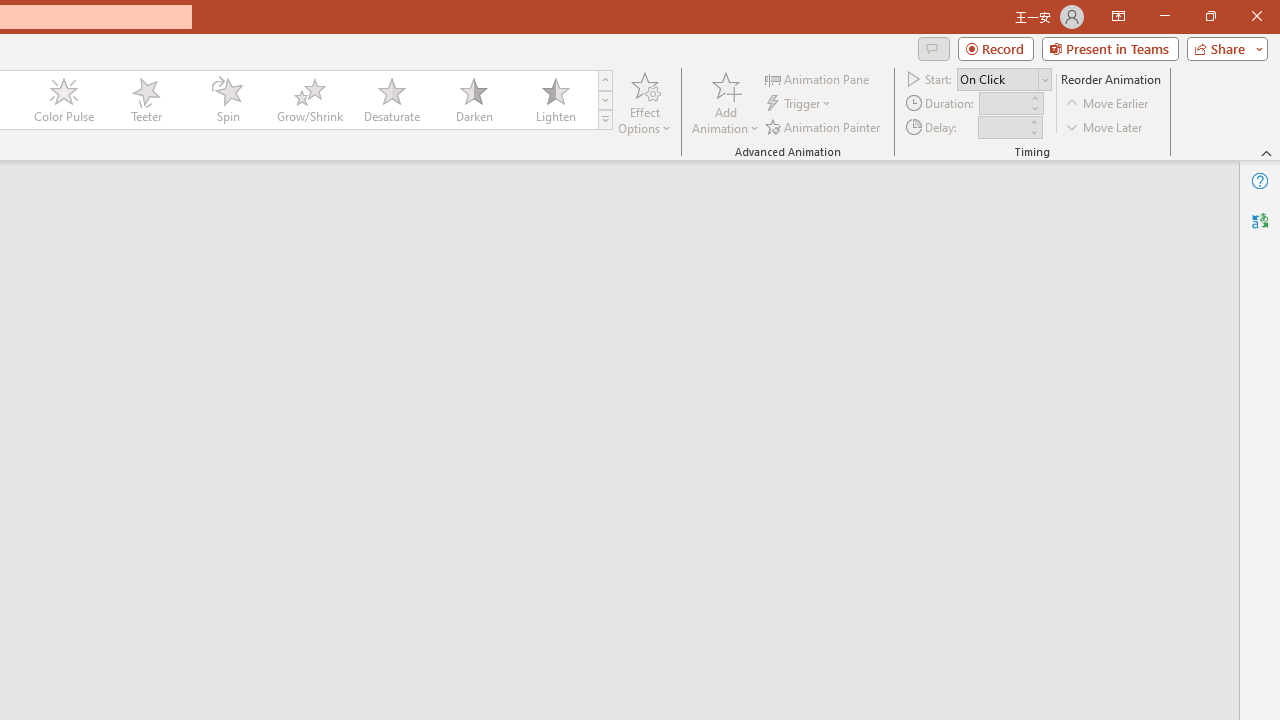 This screenshot has height=720, width=1280. I want to click on 'Animation Styles', so click(604, 120).